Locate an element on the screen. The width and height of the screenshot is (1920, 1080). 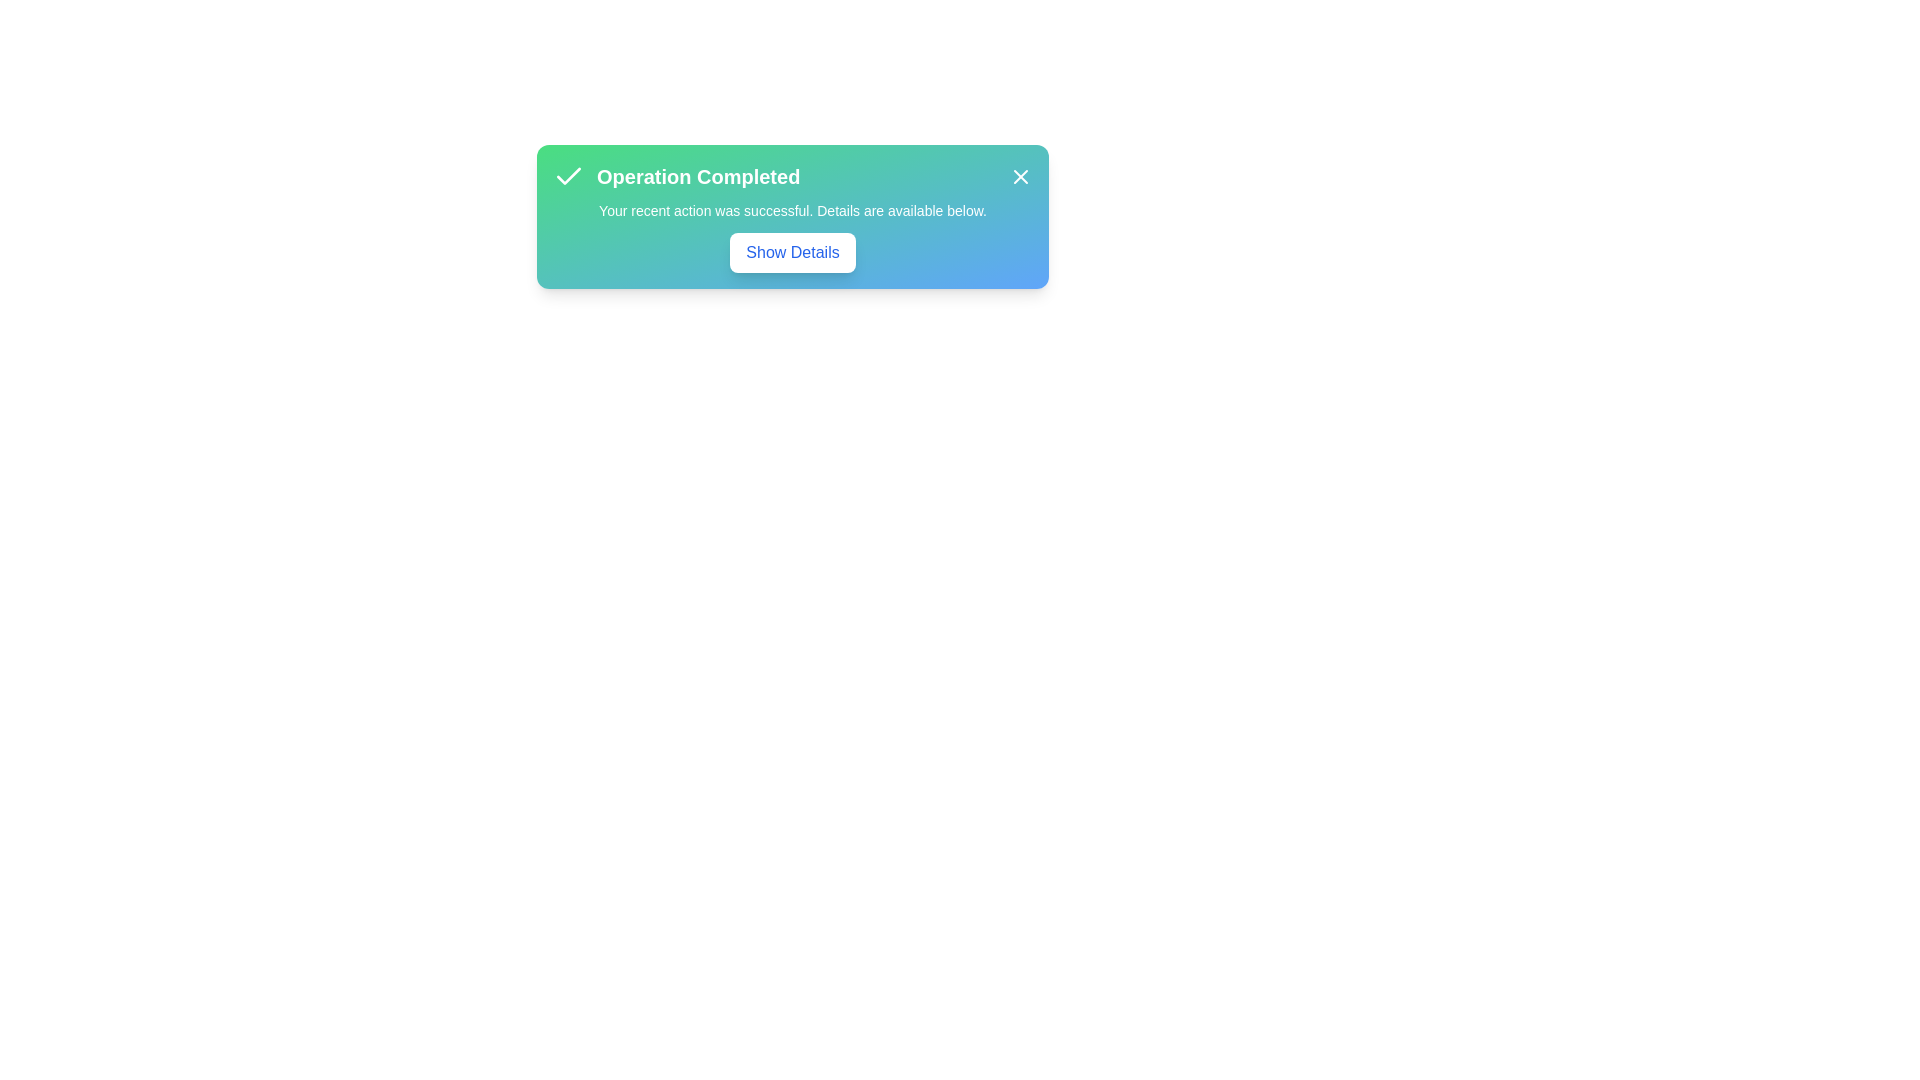
the close button to close the alert is located at coordinates (1021, 176).